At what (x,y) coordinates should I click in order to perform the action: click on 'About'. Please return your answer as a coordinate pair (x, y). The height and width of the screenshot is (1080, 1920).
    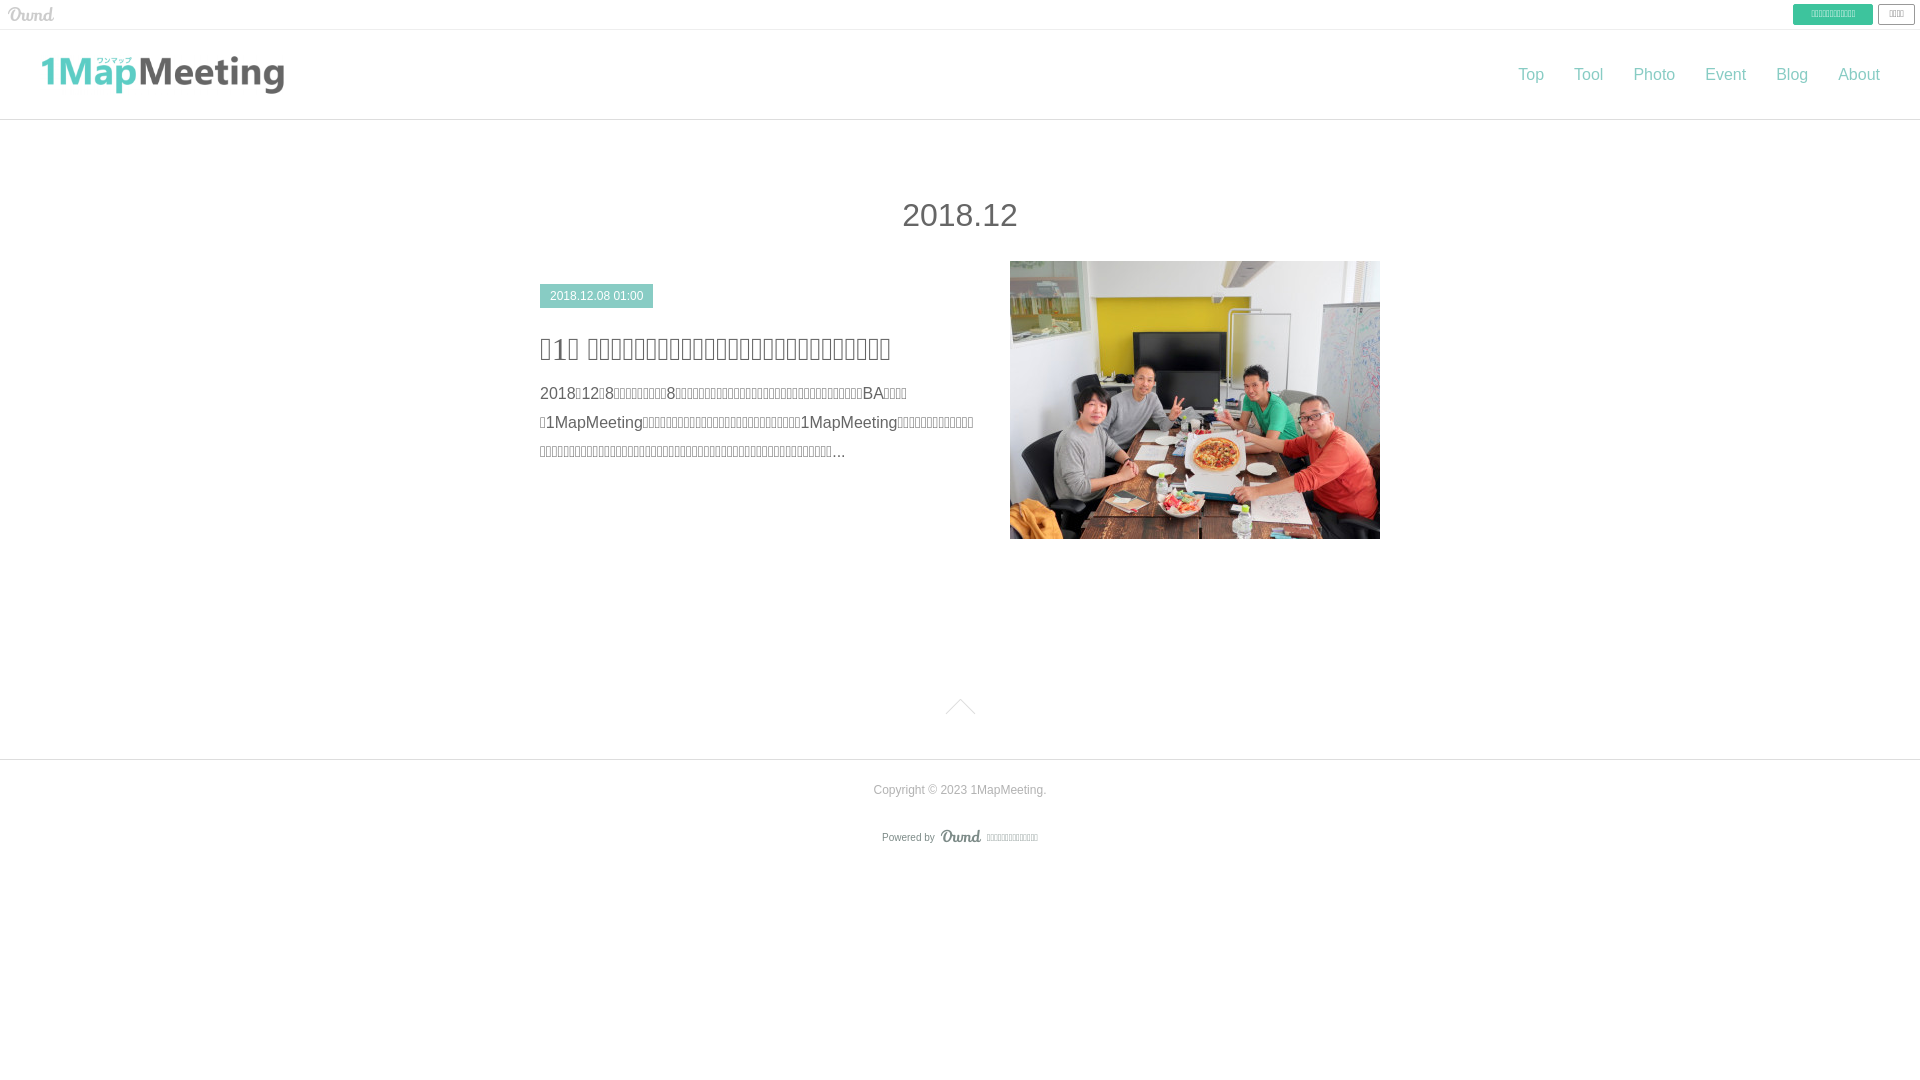
    Looking at the image, I should click on (1857, 73).